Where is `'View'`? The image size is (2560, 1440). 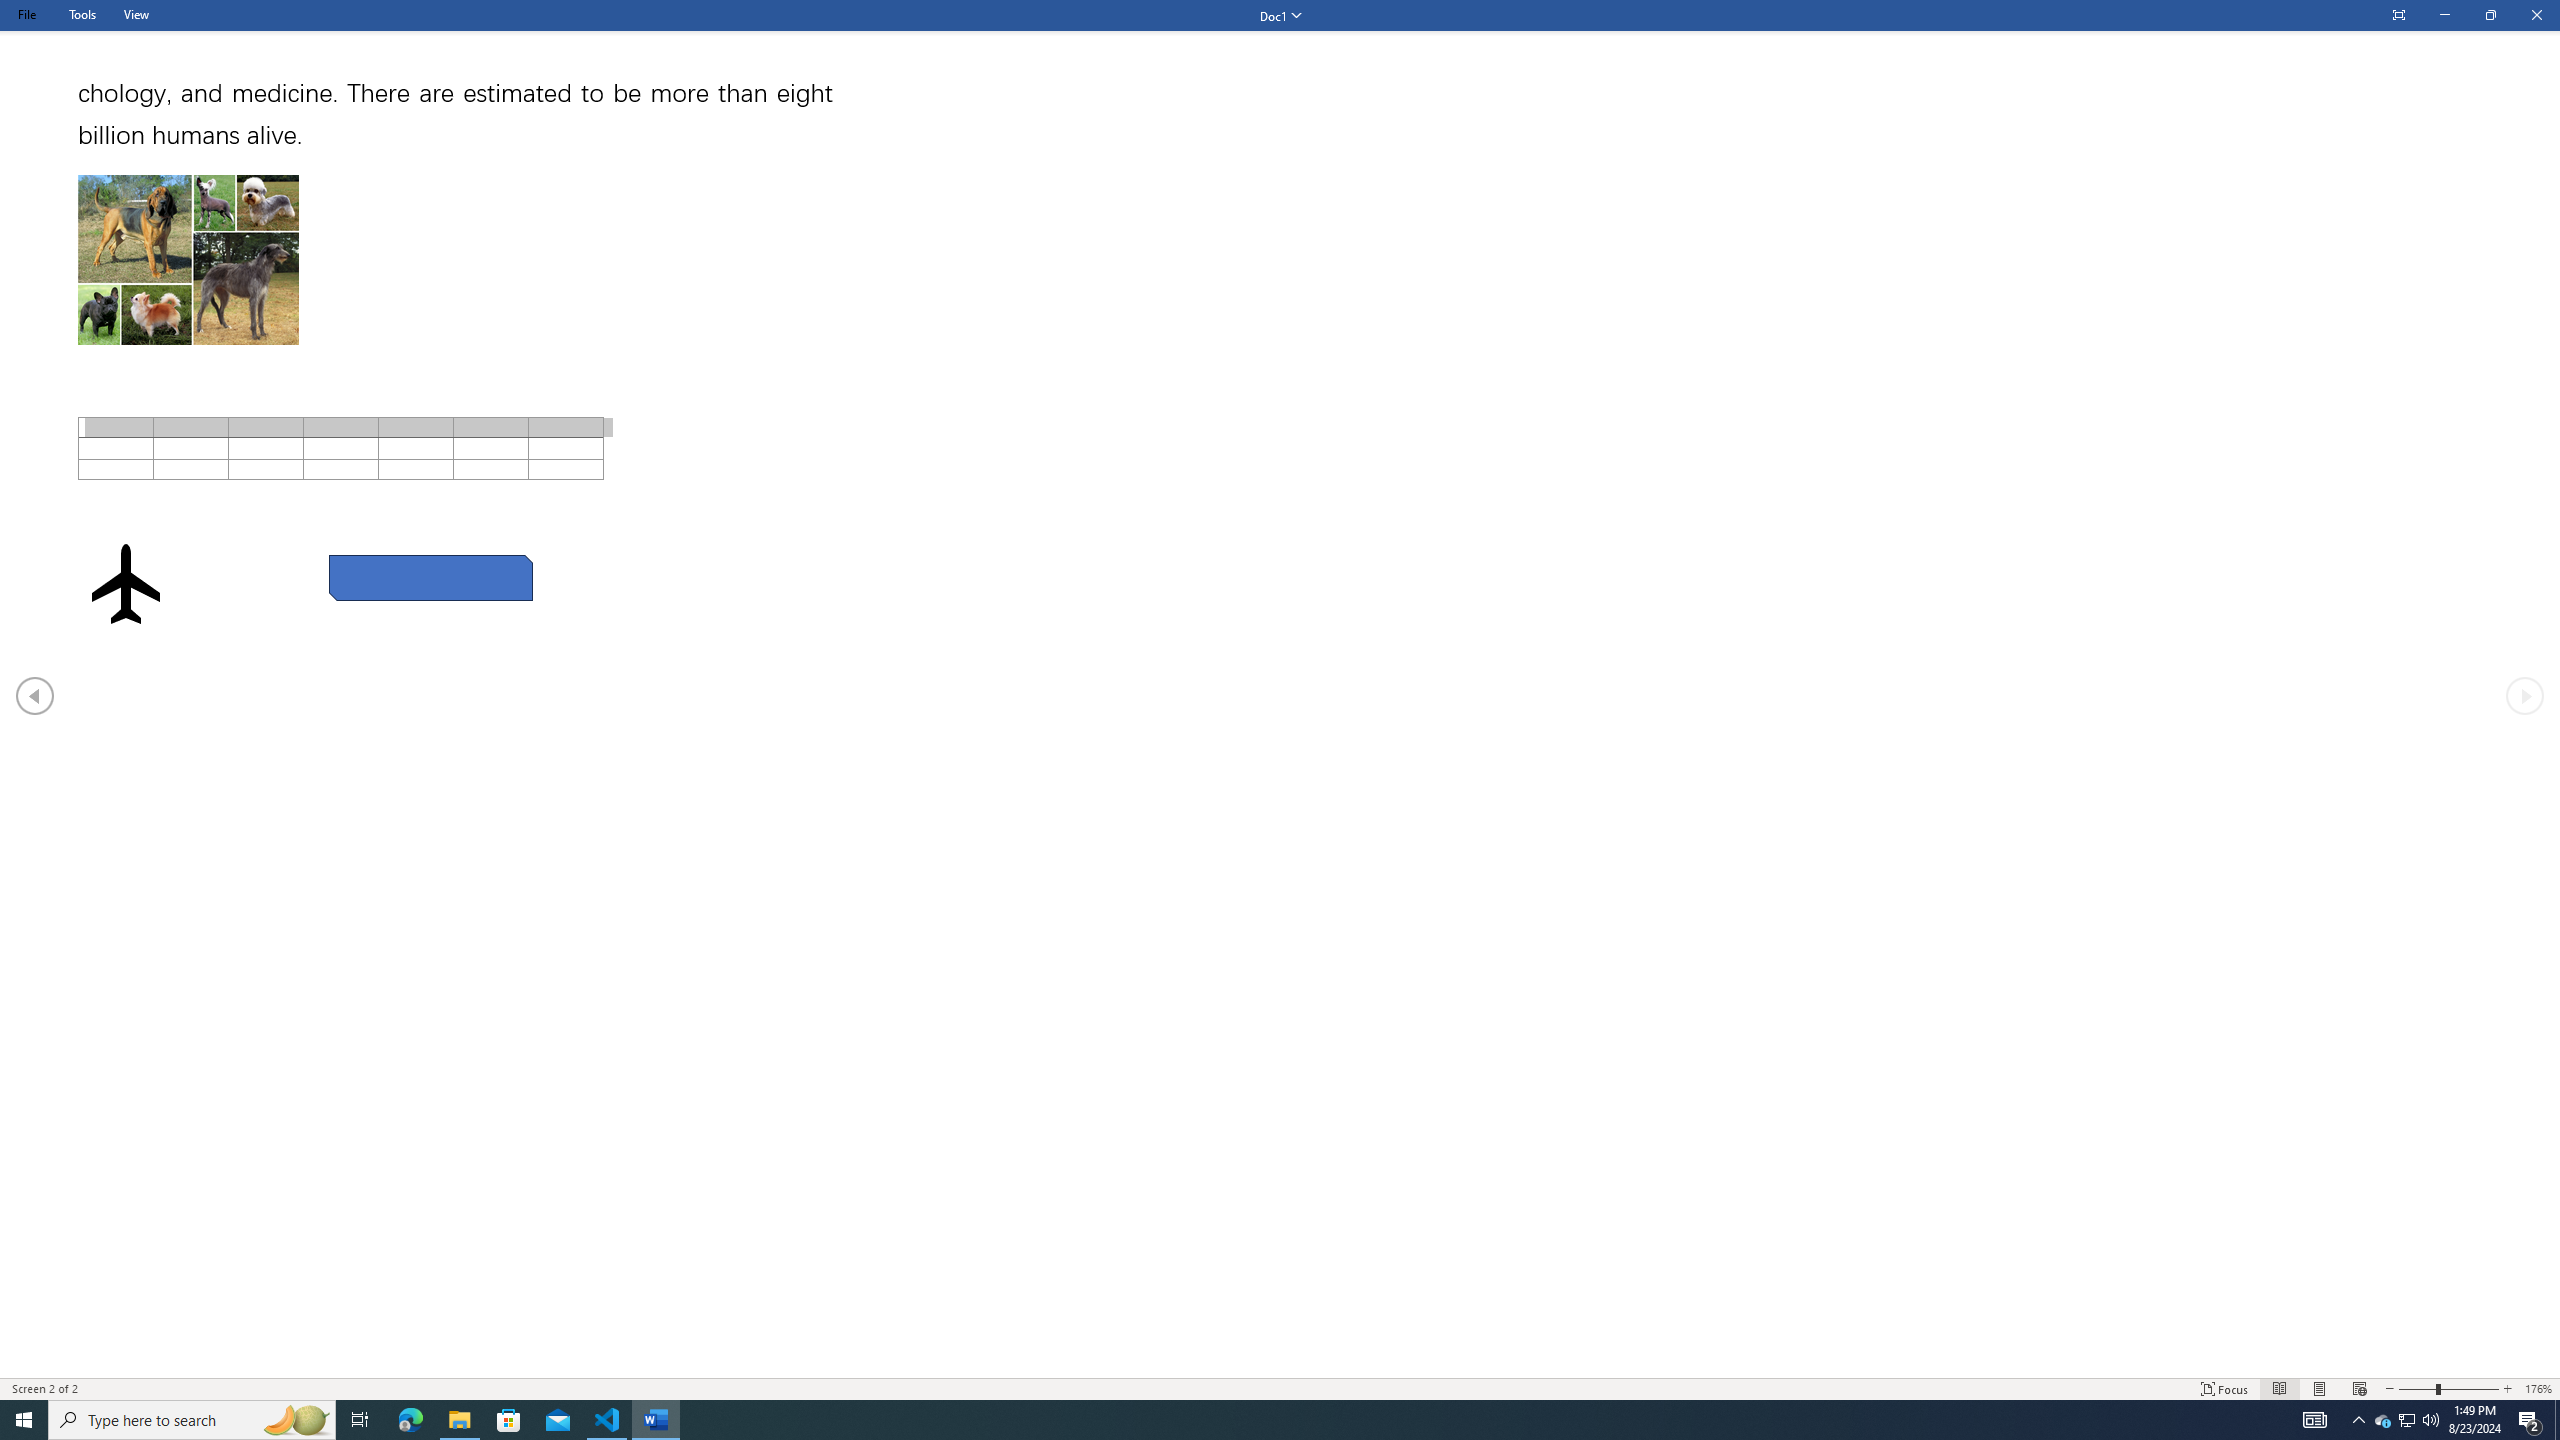 'View' is located at coordinates (135, 14).